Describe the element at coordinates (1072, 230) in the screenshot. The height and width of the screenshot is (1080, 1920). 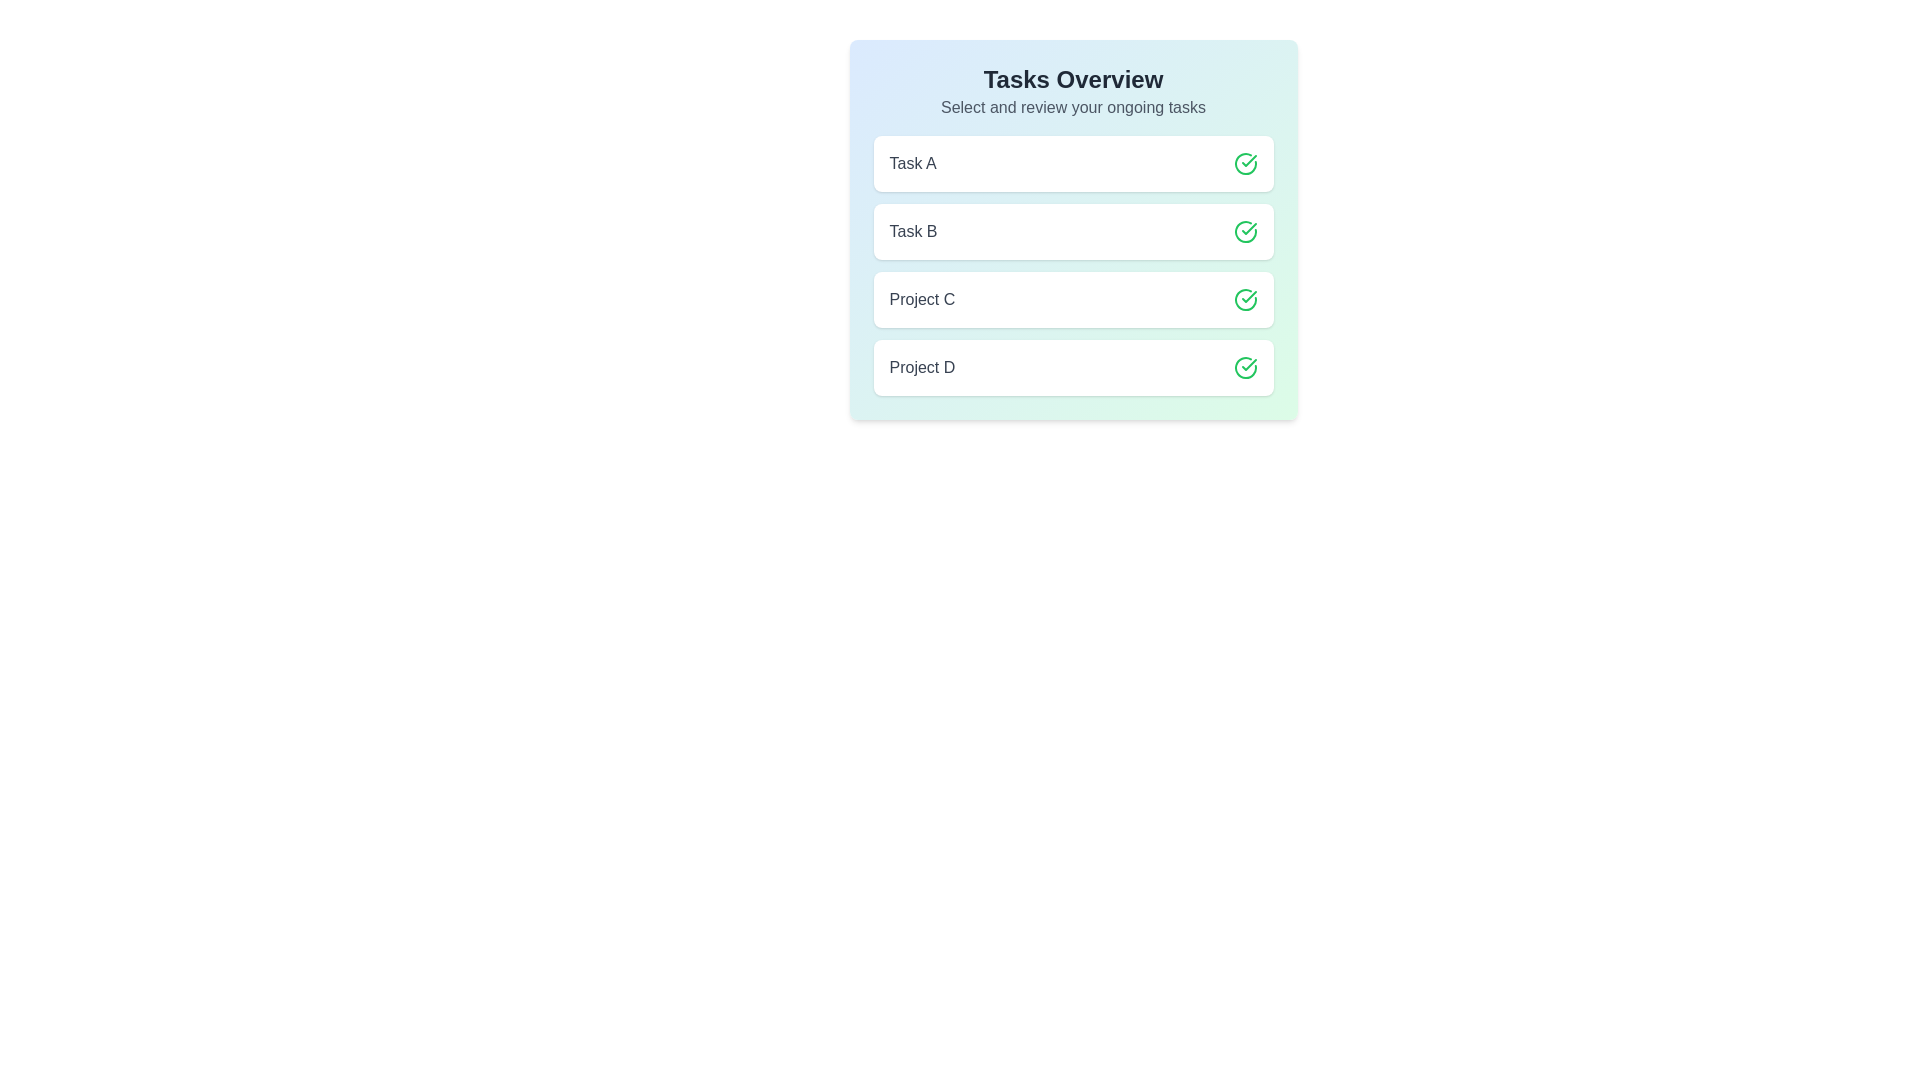
I see `the item labeled Task B to observe style changes` at that location.